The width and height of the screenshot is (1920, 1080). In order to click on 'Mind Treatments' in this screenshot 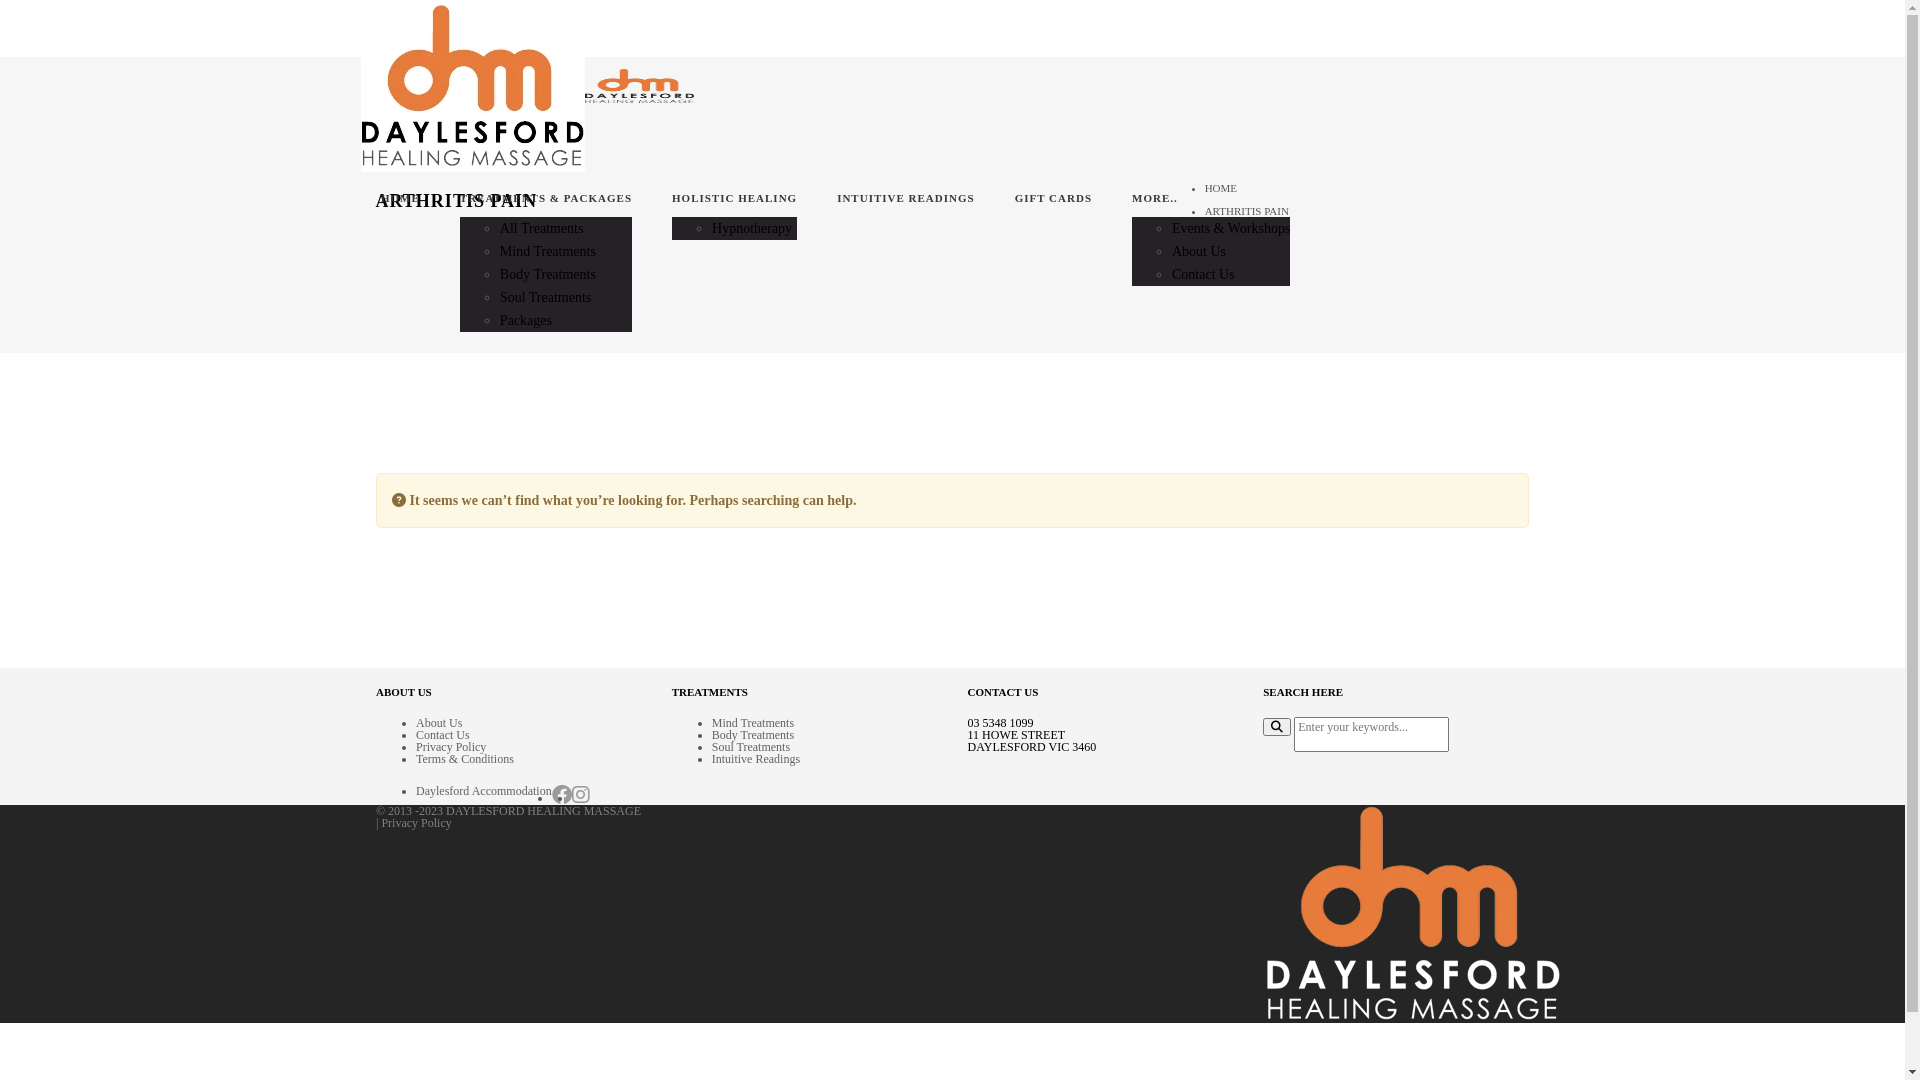, I will do `click(547, 250)`.